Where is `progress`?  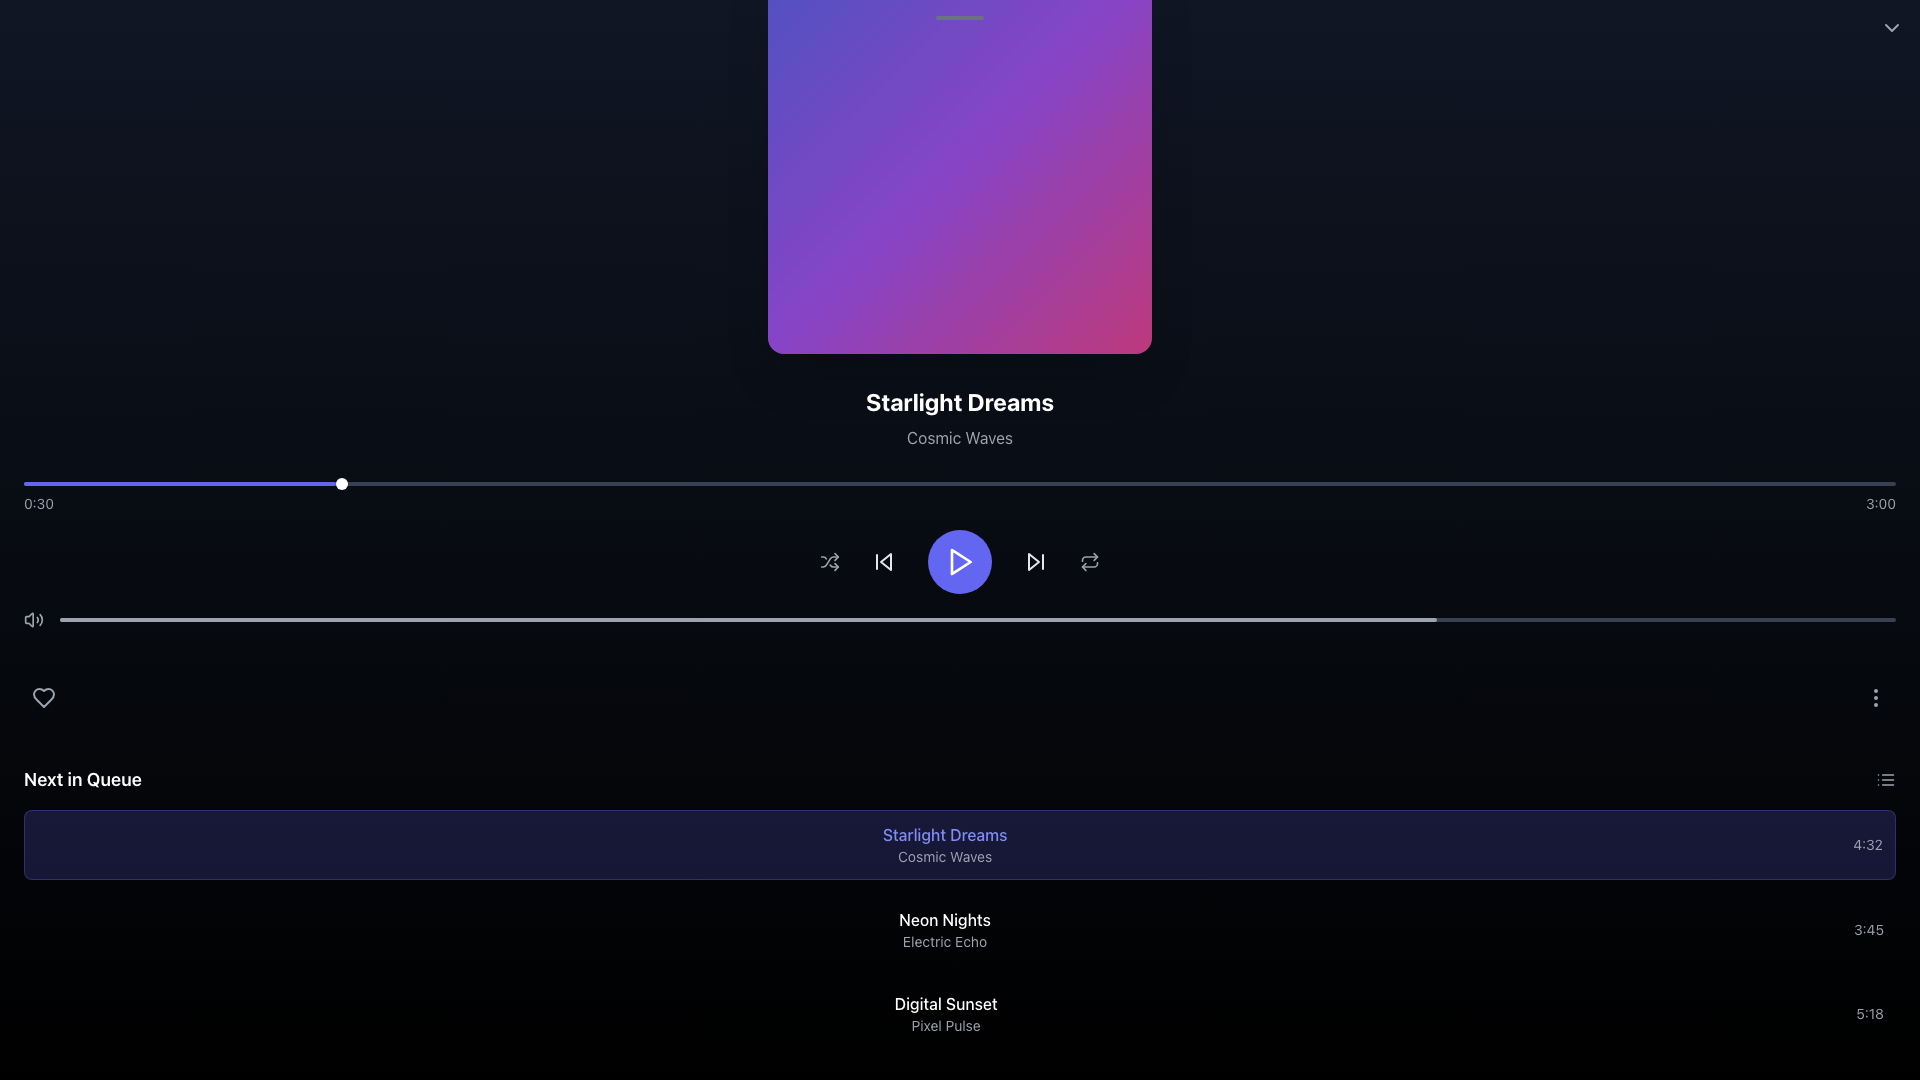
progress is located at coordinates (241, 483).